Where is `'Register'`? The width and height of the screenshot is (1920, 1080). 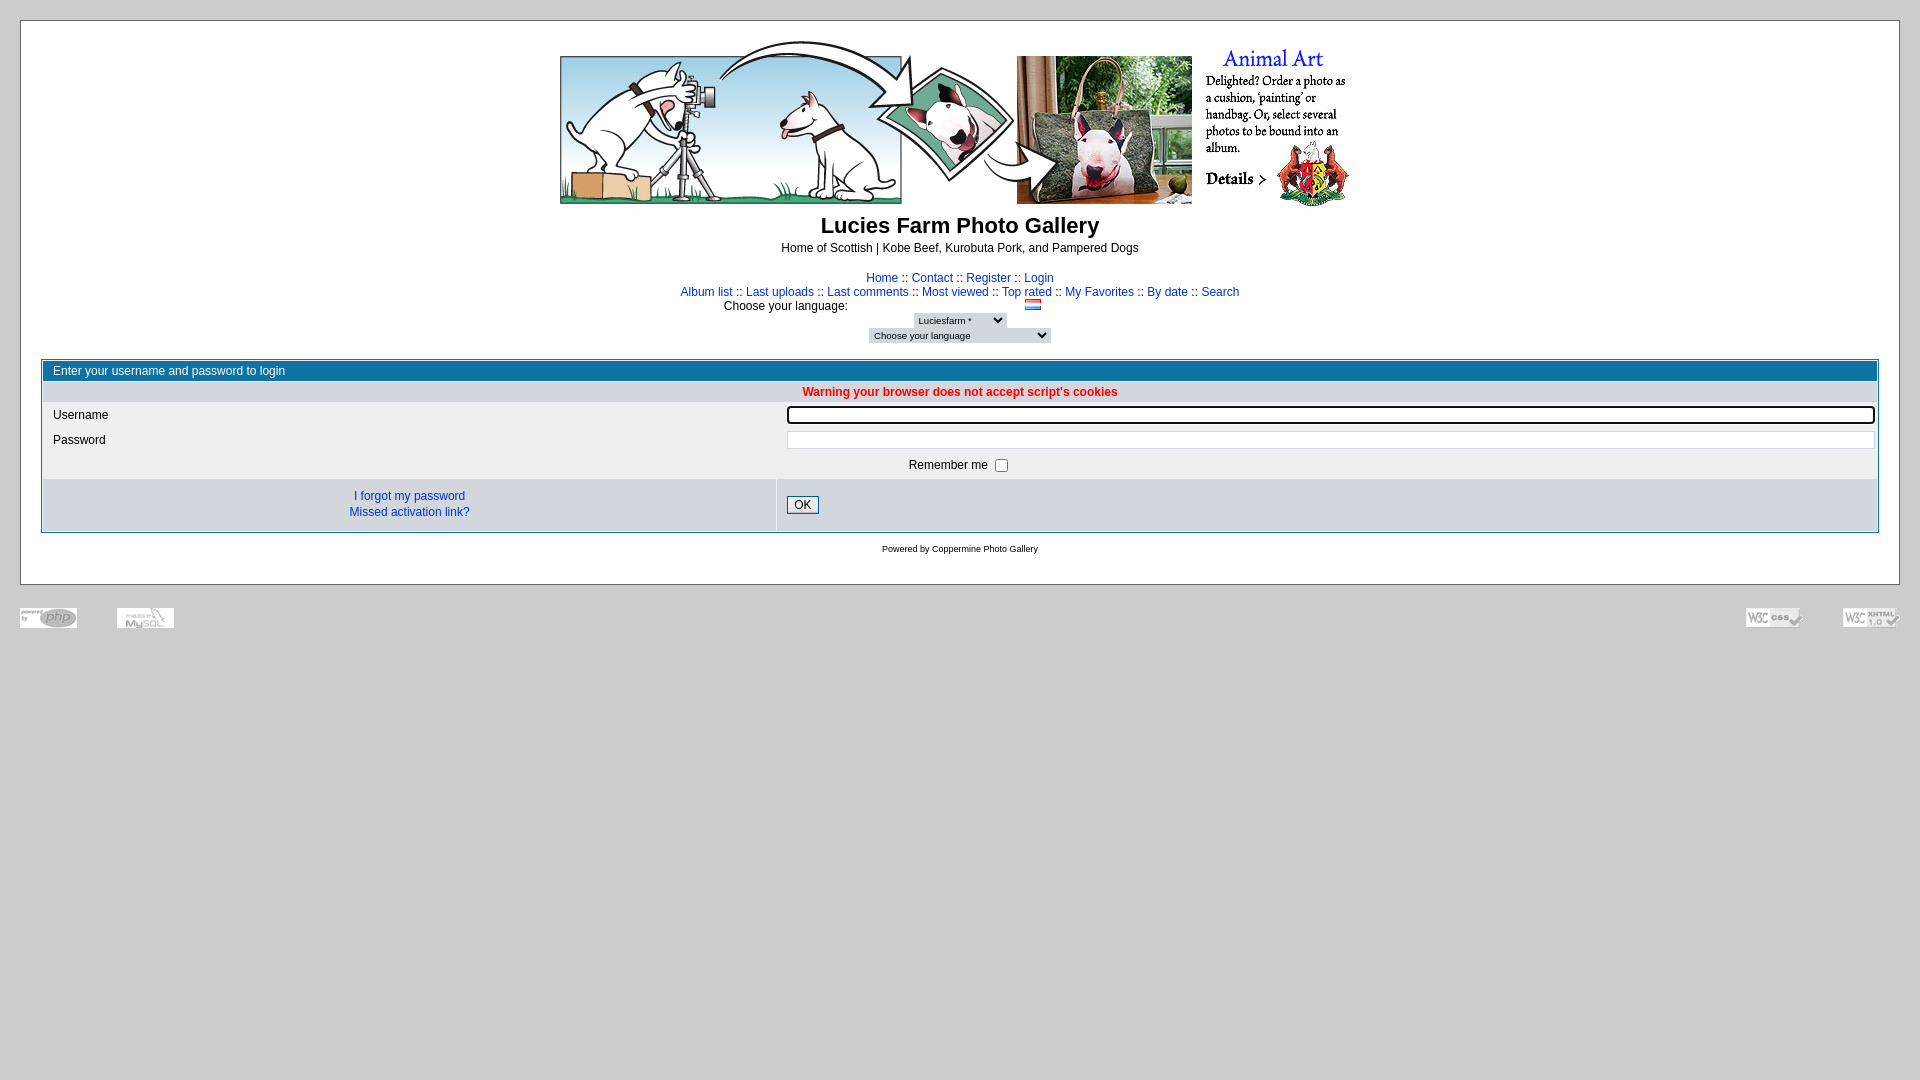
'Register' is located at coordinates (988, 277).